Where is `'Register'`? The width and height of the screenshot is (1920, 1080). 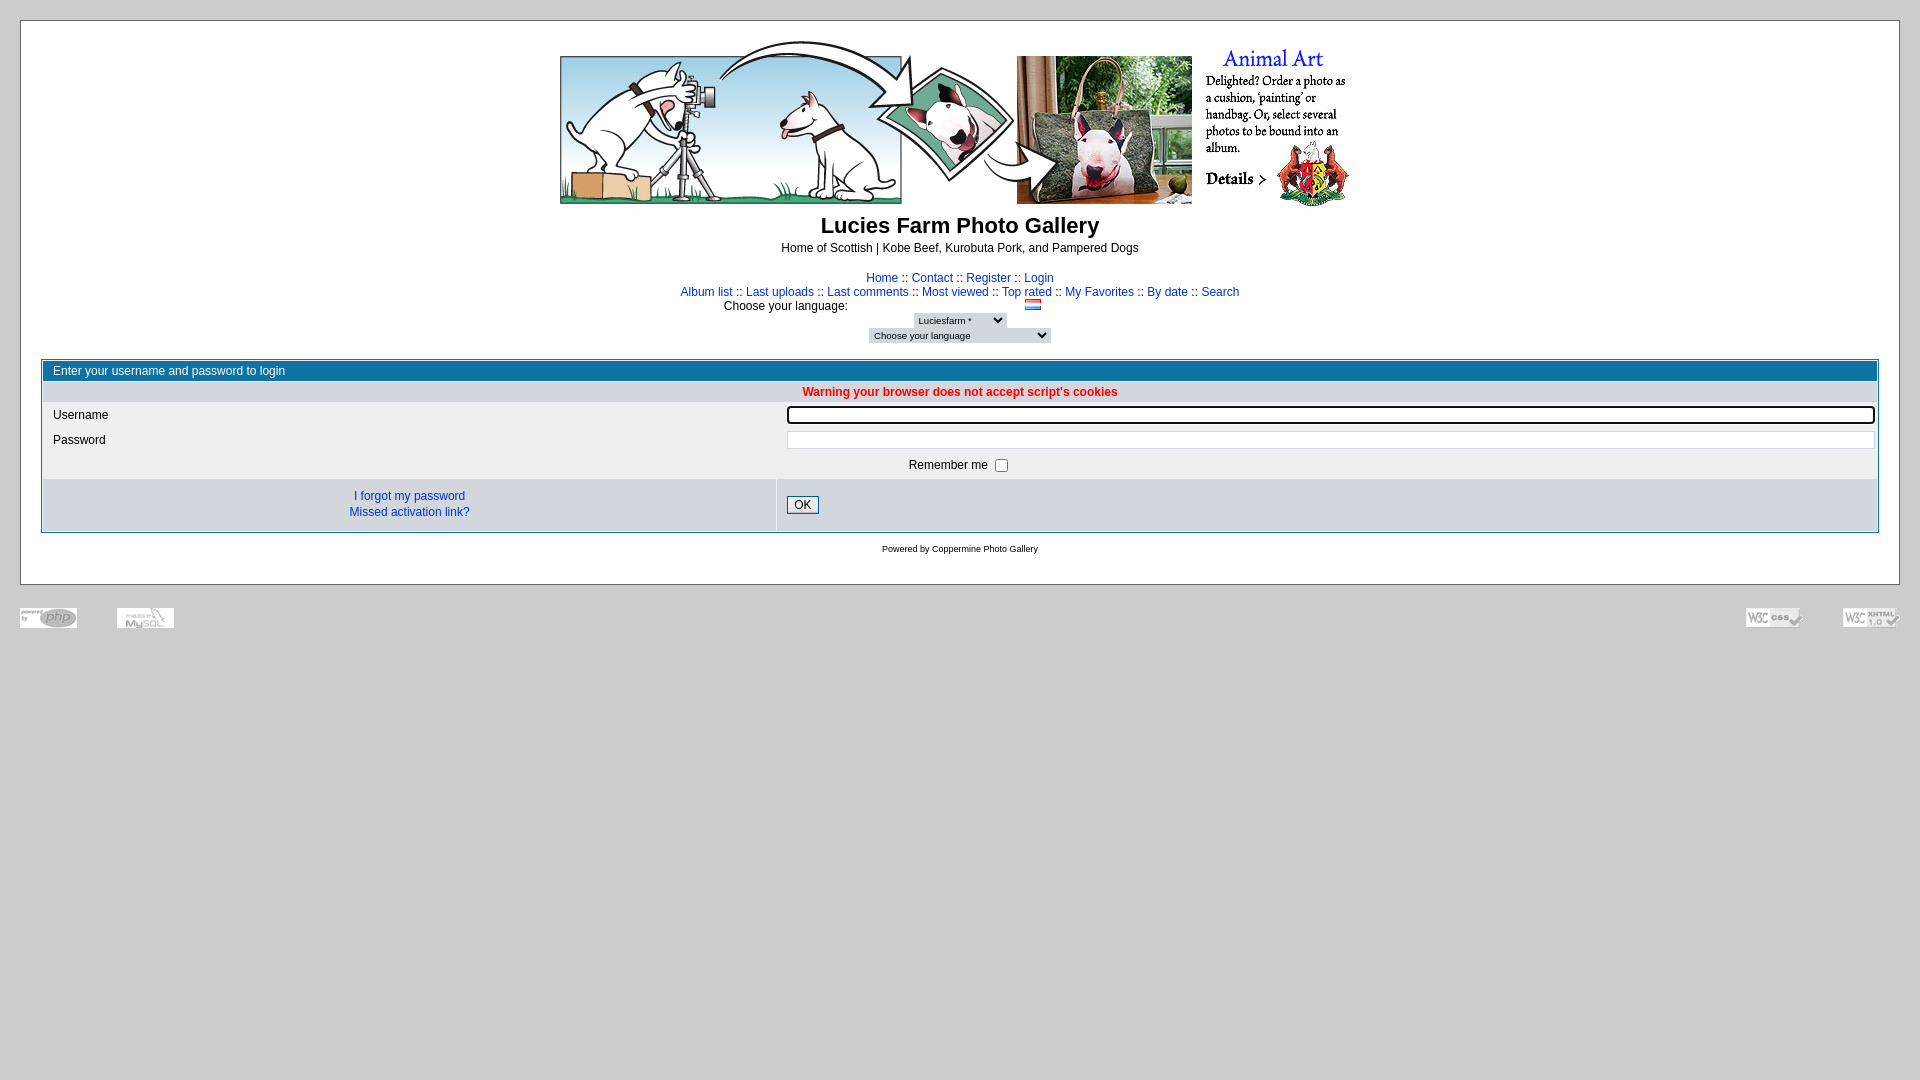
'Register' is located at coordinates (988, 277).